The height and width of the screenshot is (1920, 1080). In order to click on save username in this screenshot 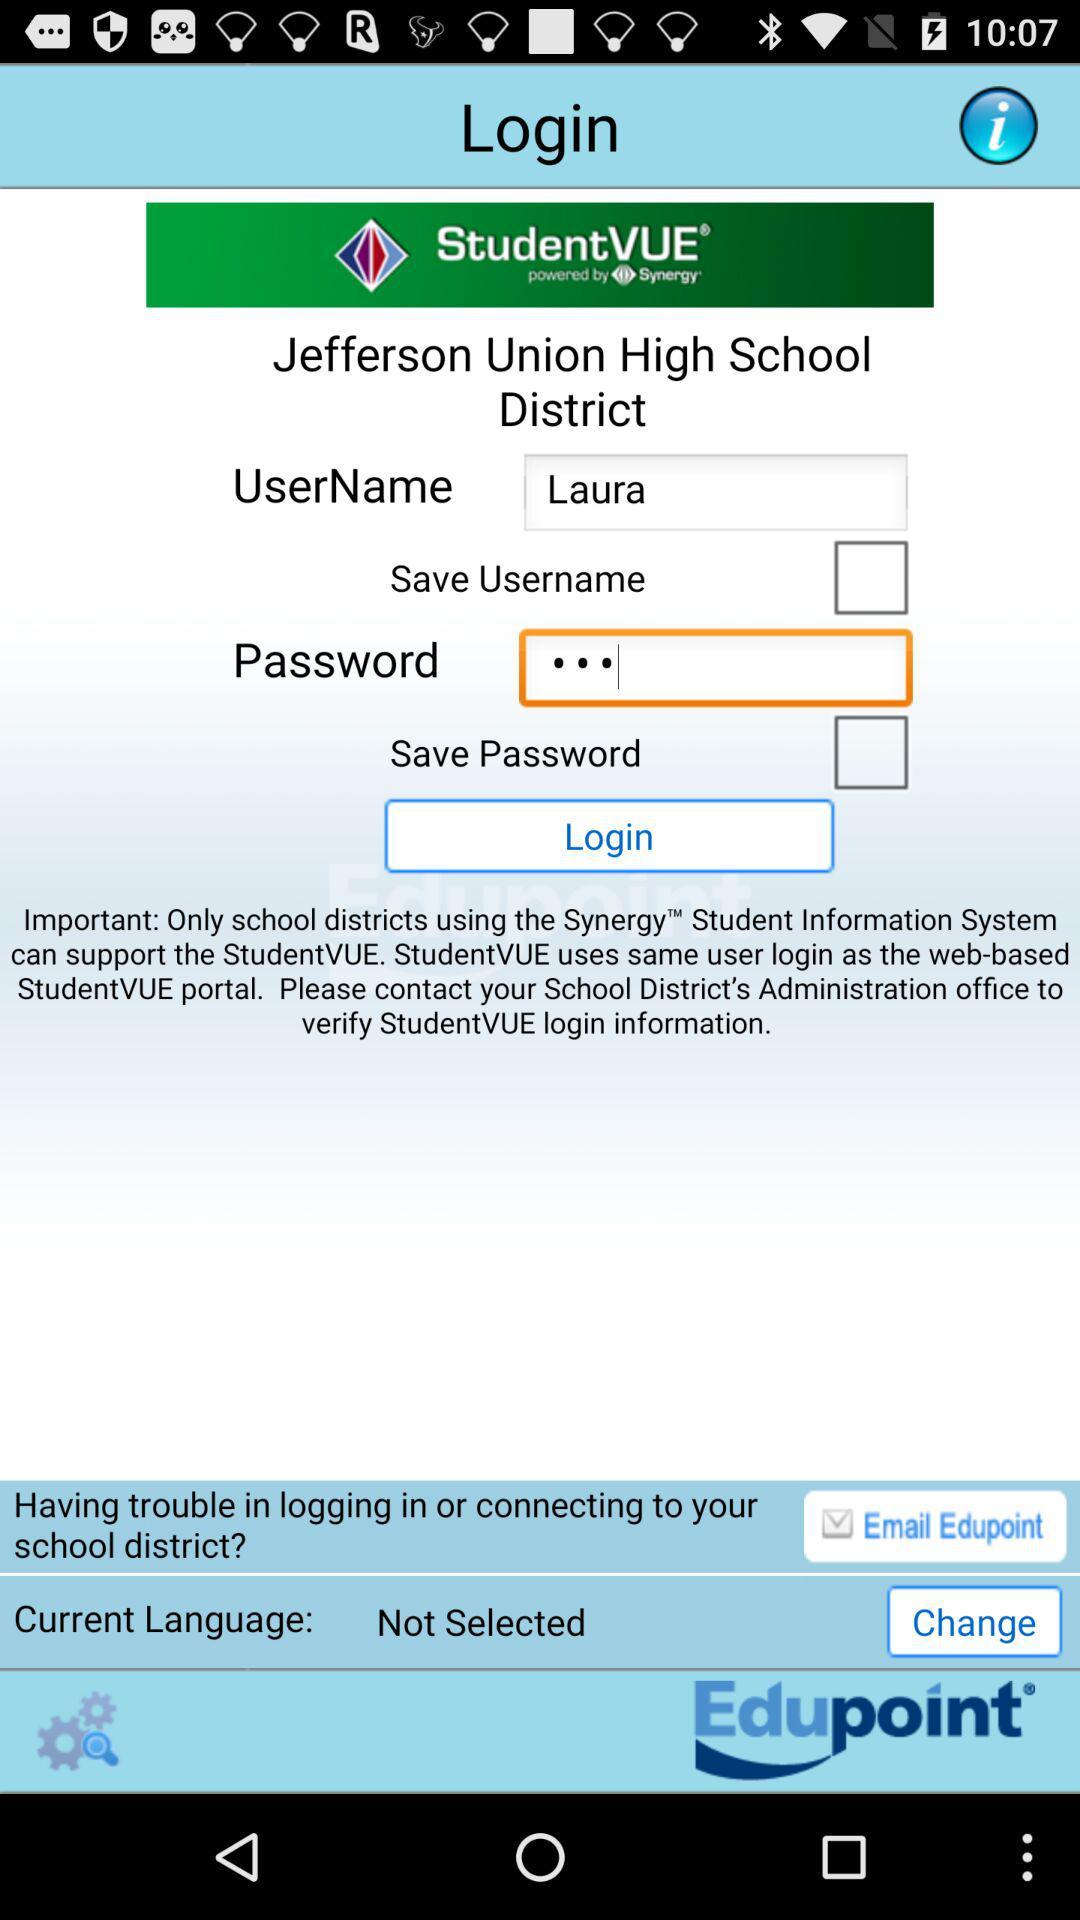, I will do `click(865, 574)`.